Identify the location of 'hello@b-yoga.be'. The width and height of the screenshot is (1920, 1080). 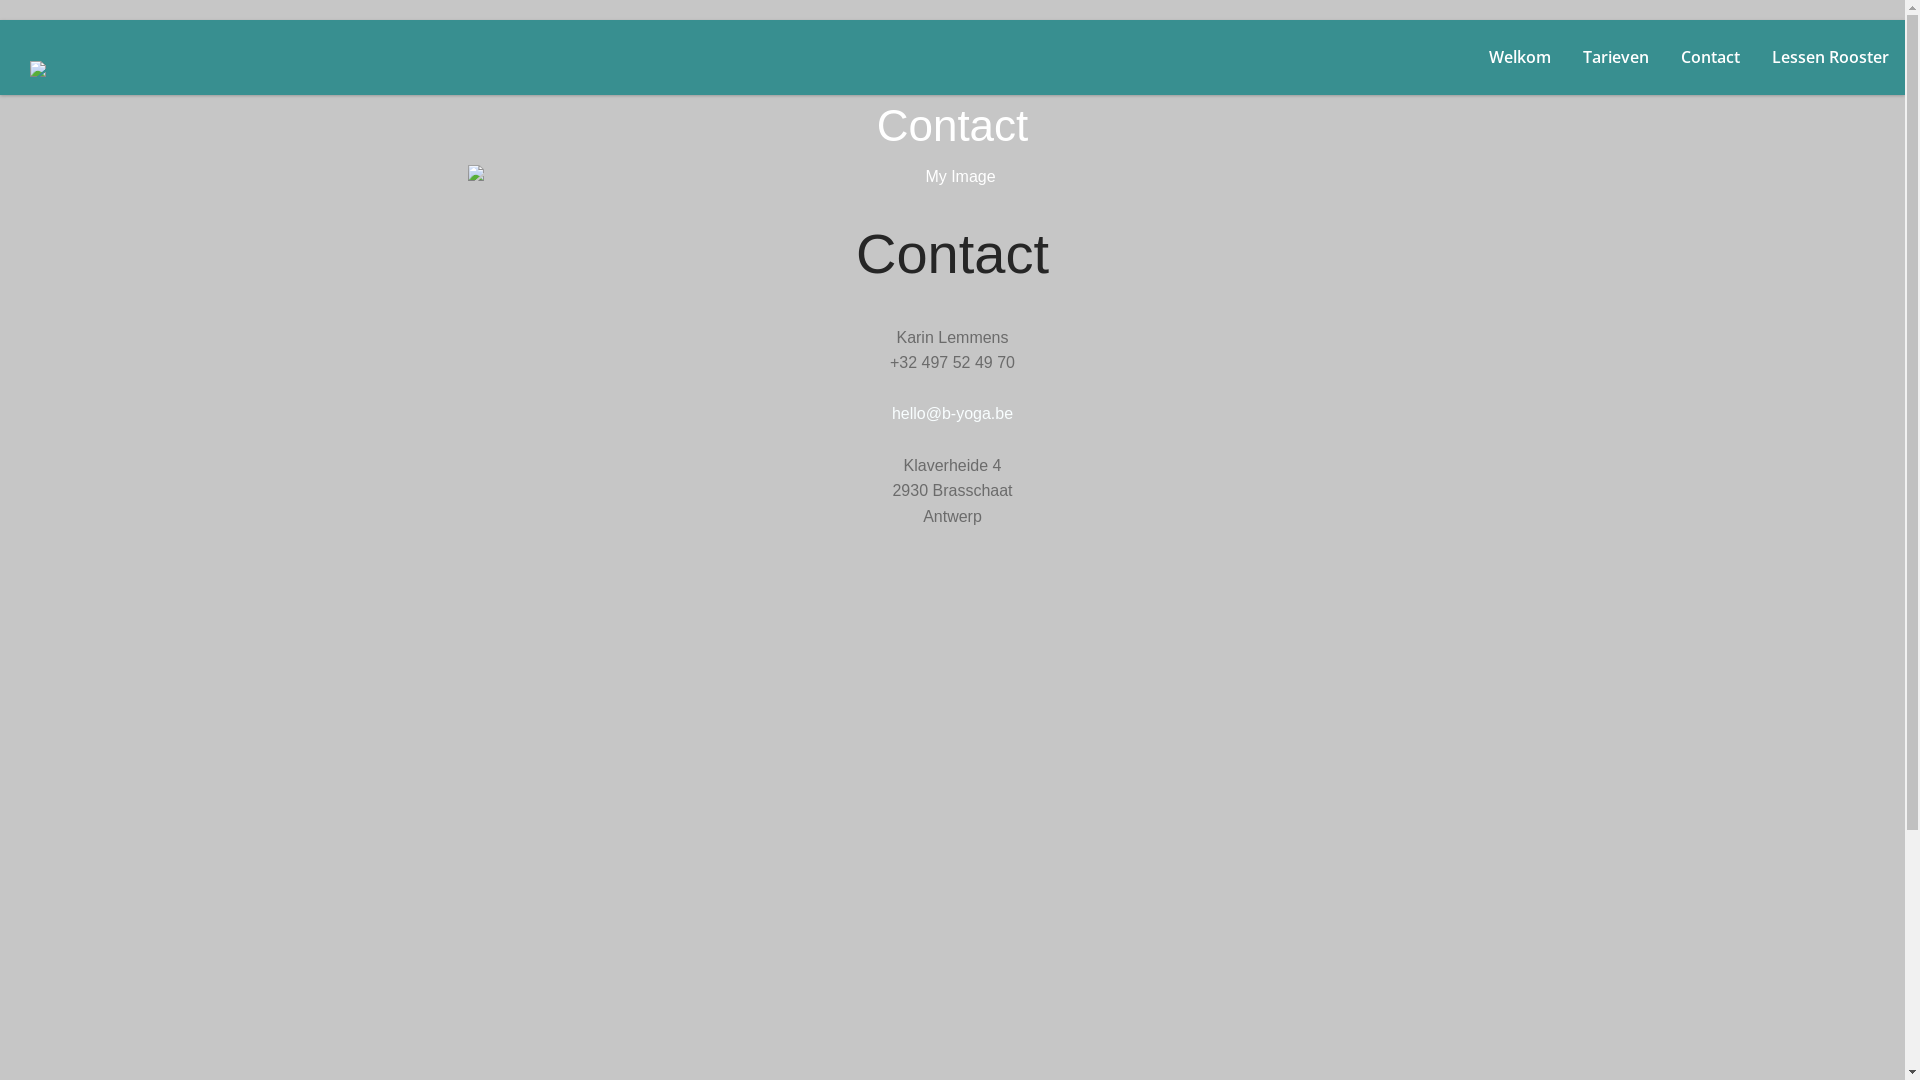
(951, 412).